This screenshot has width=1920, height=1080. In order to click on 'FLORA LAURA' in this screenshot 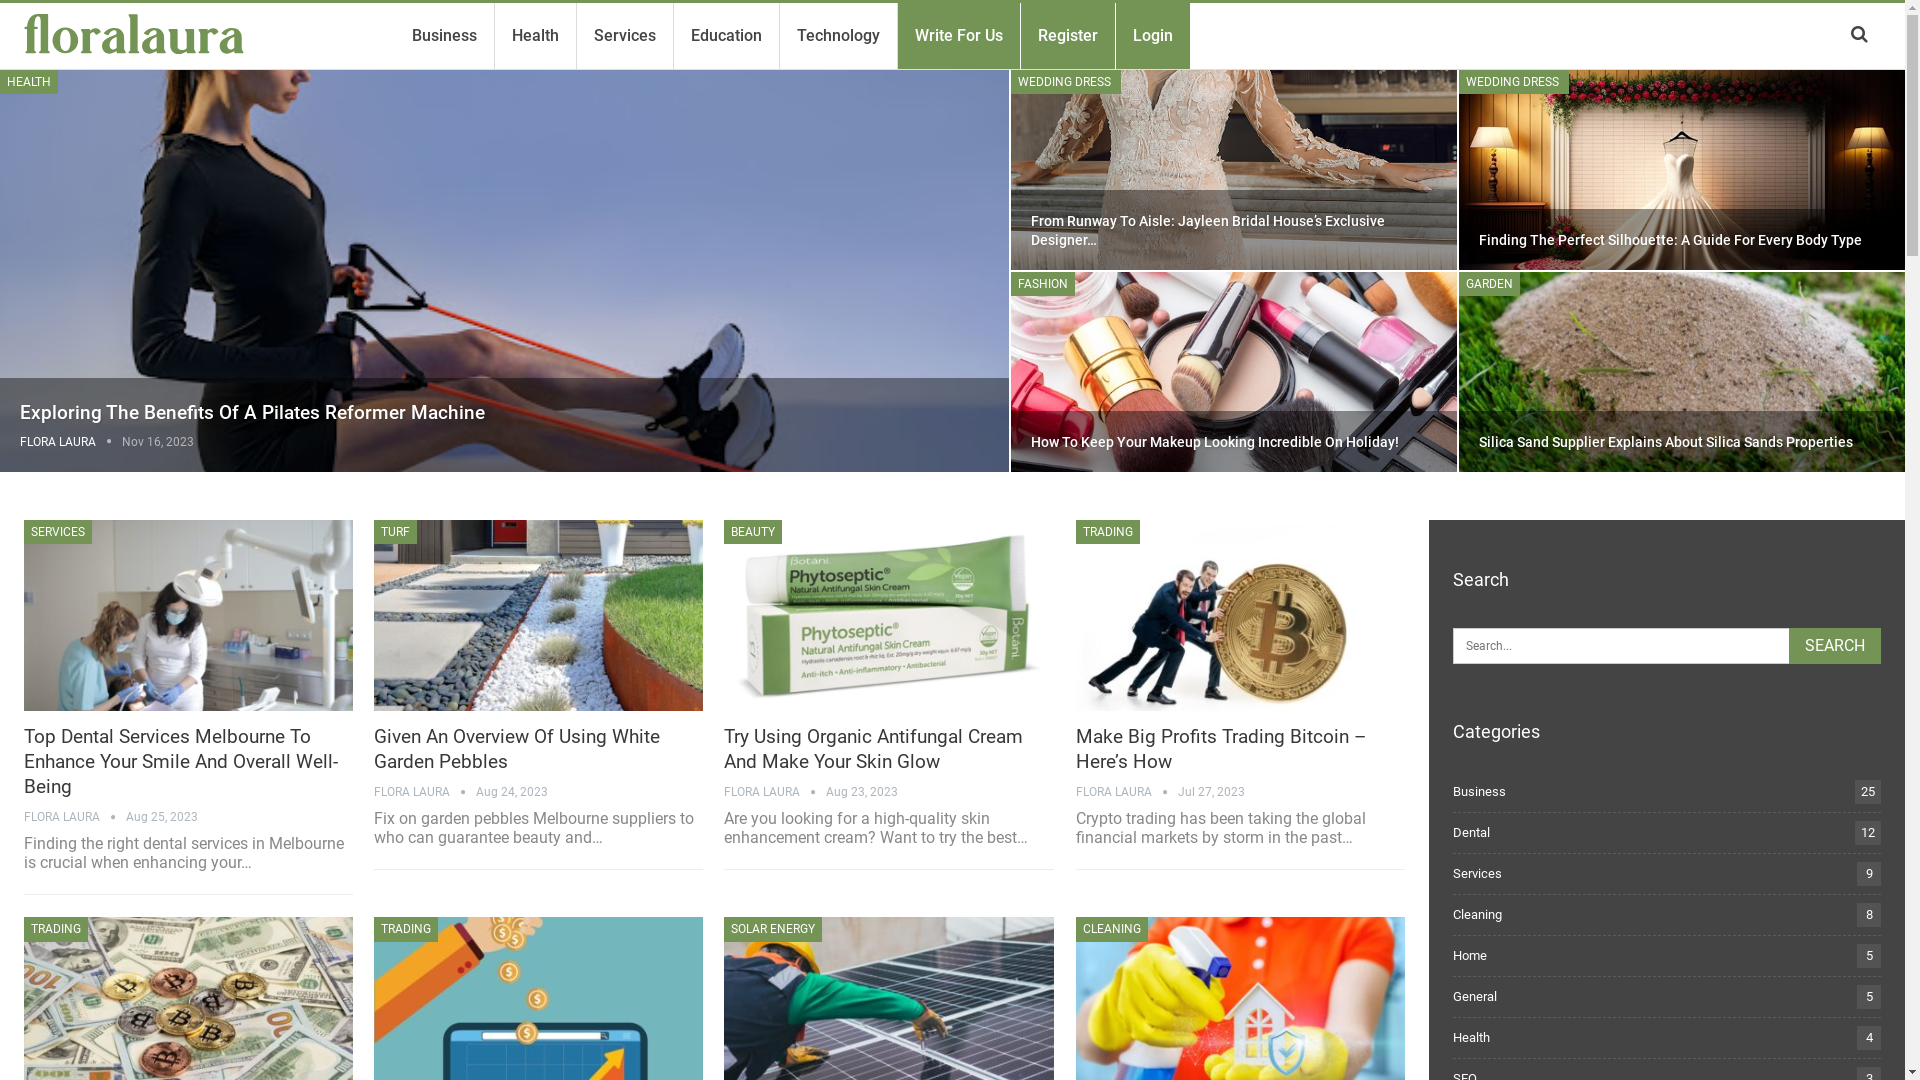, I will do `click(19, 441)`.